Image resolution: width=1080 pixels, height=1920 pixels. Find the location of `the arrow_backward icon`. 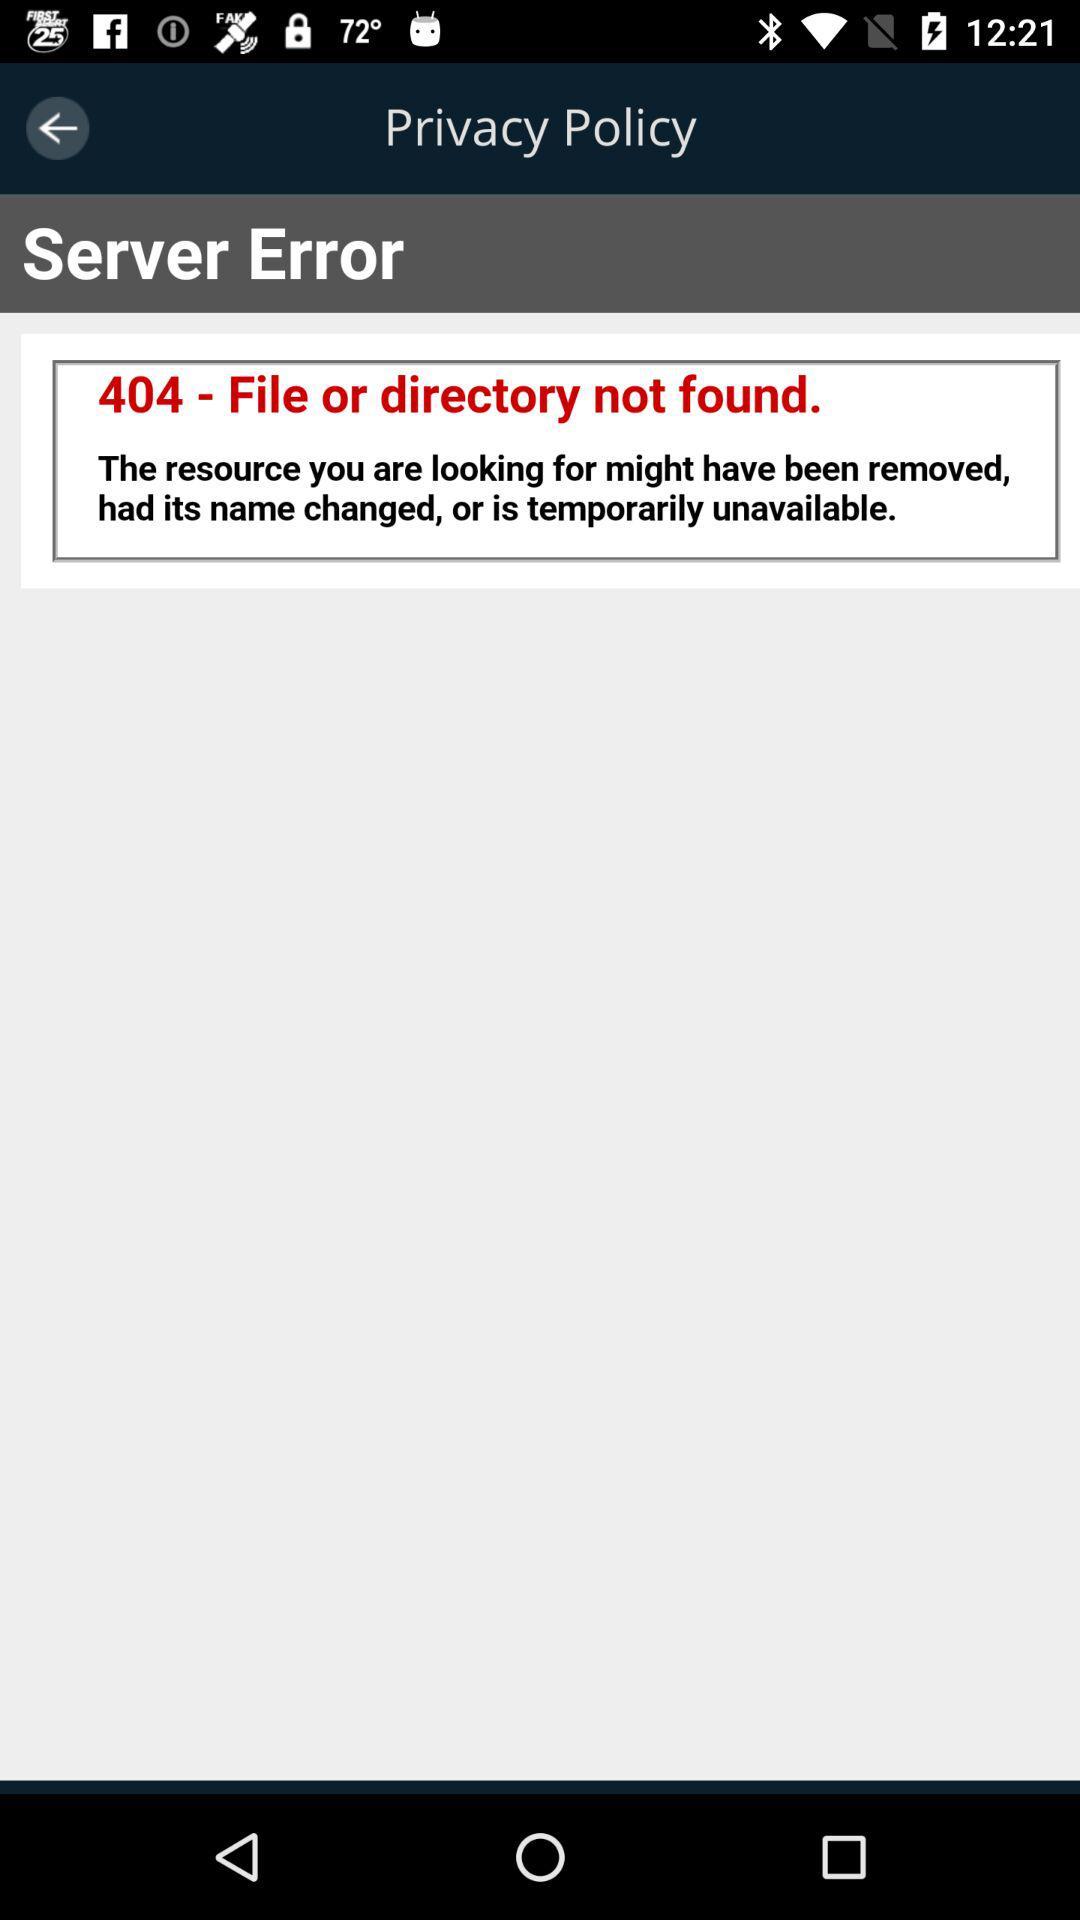

the arrow_backward icon is located at coordinates (56, 127).